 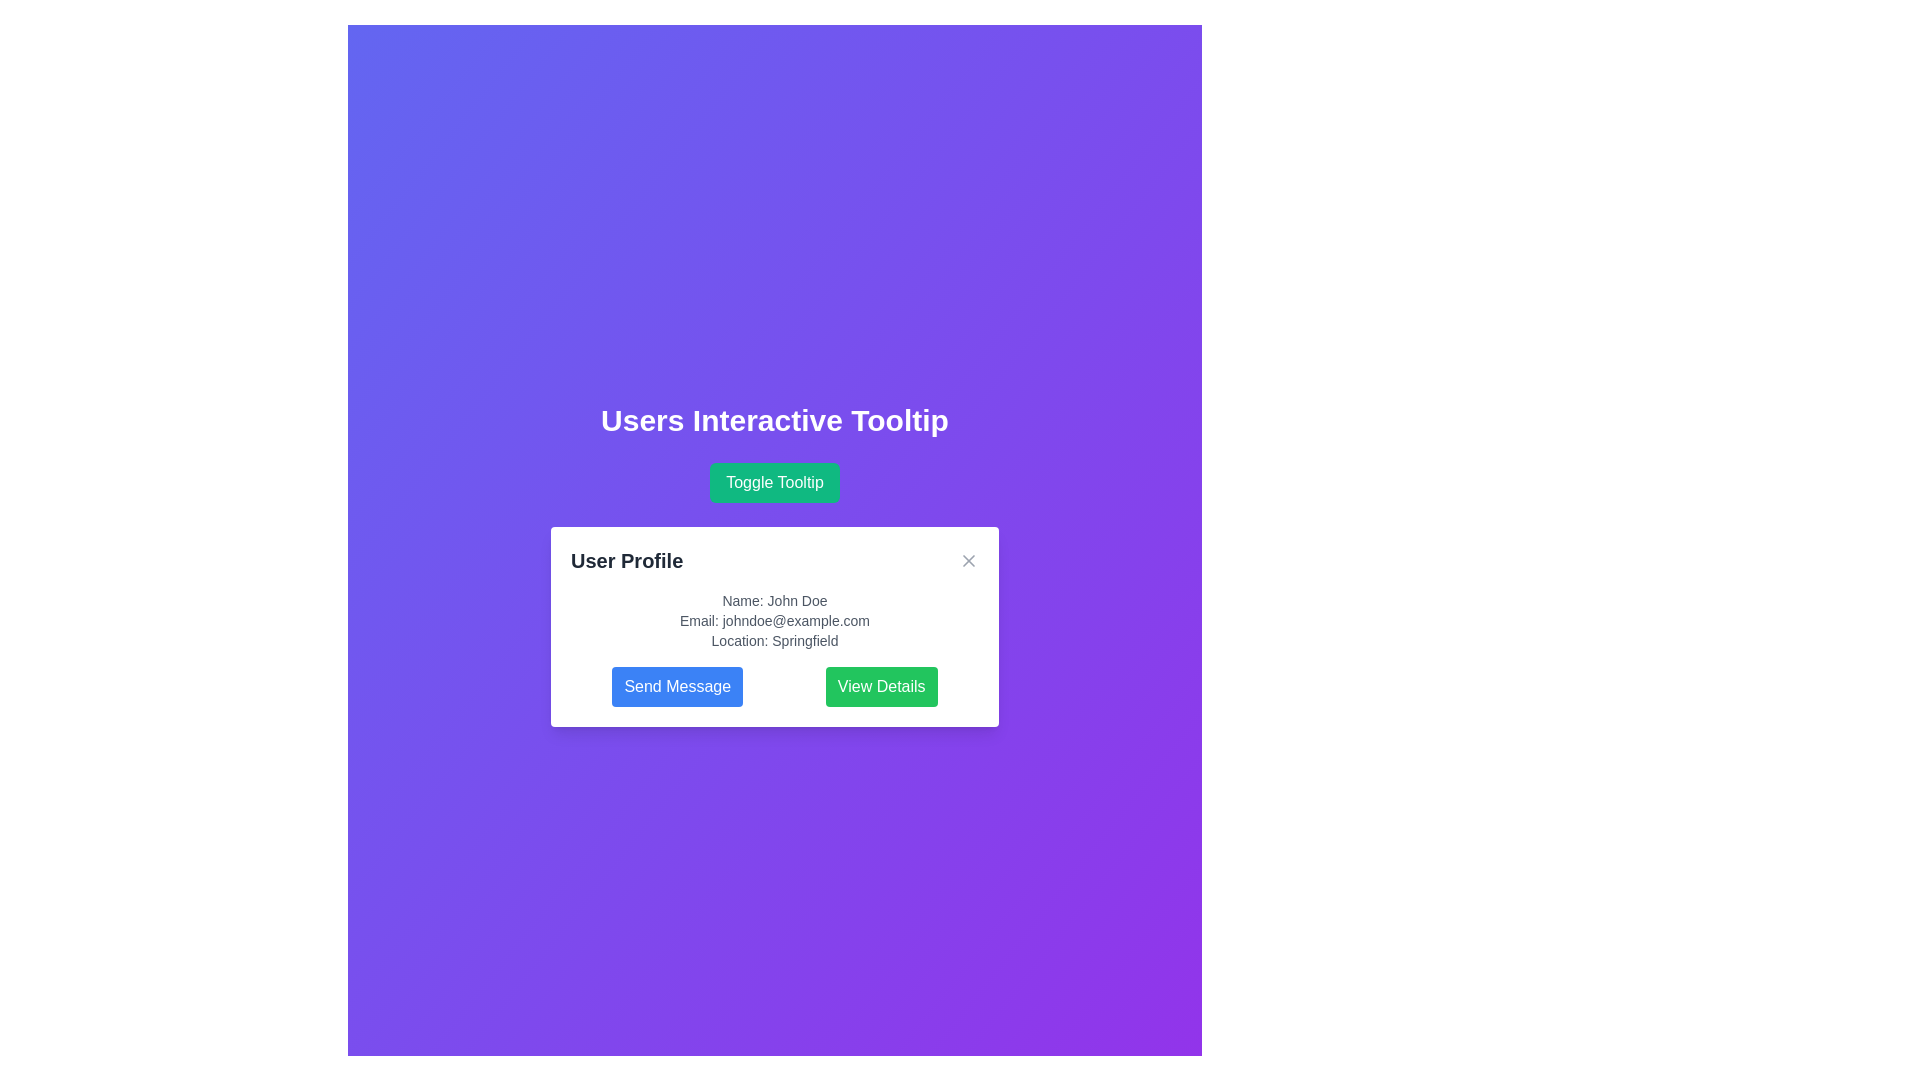 I want to click on text from the Text label located at the top-left corner of the card UI, which serves as a section header for the content below it, so click(x=626, y=560).